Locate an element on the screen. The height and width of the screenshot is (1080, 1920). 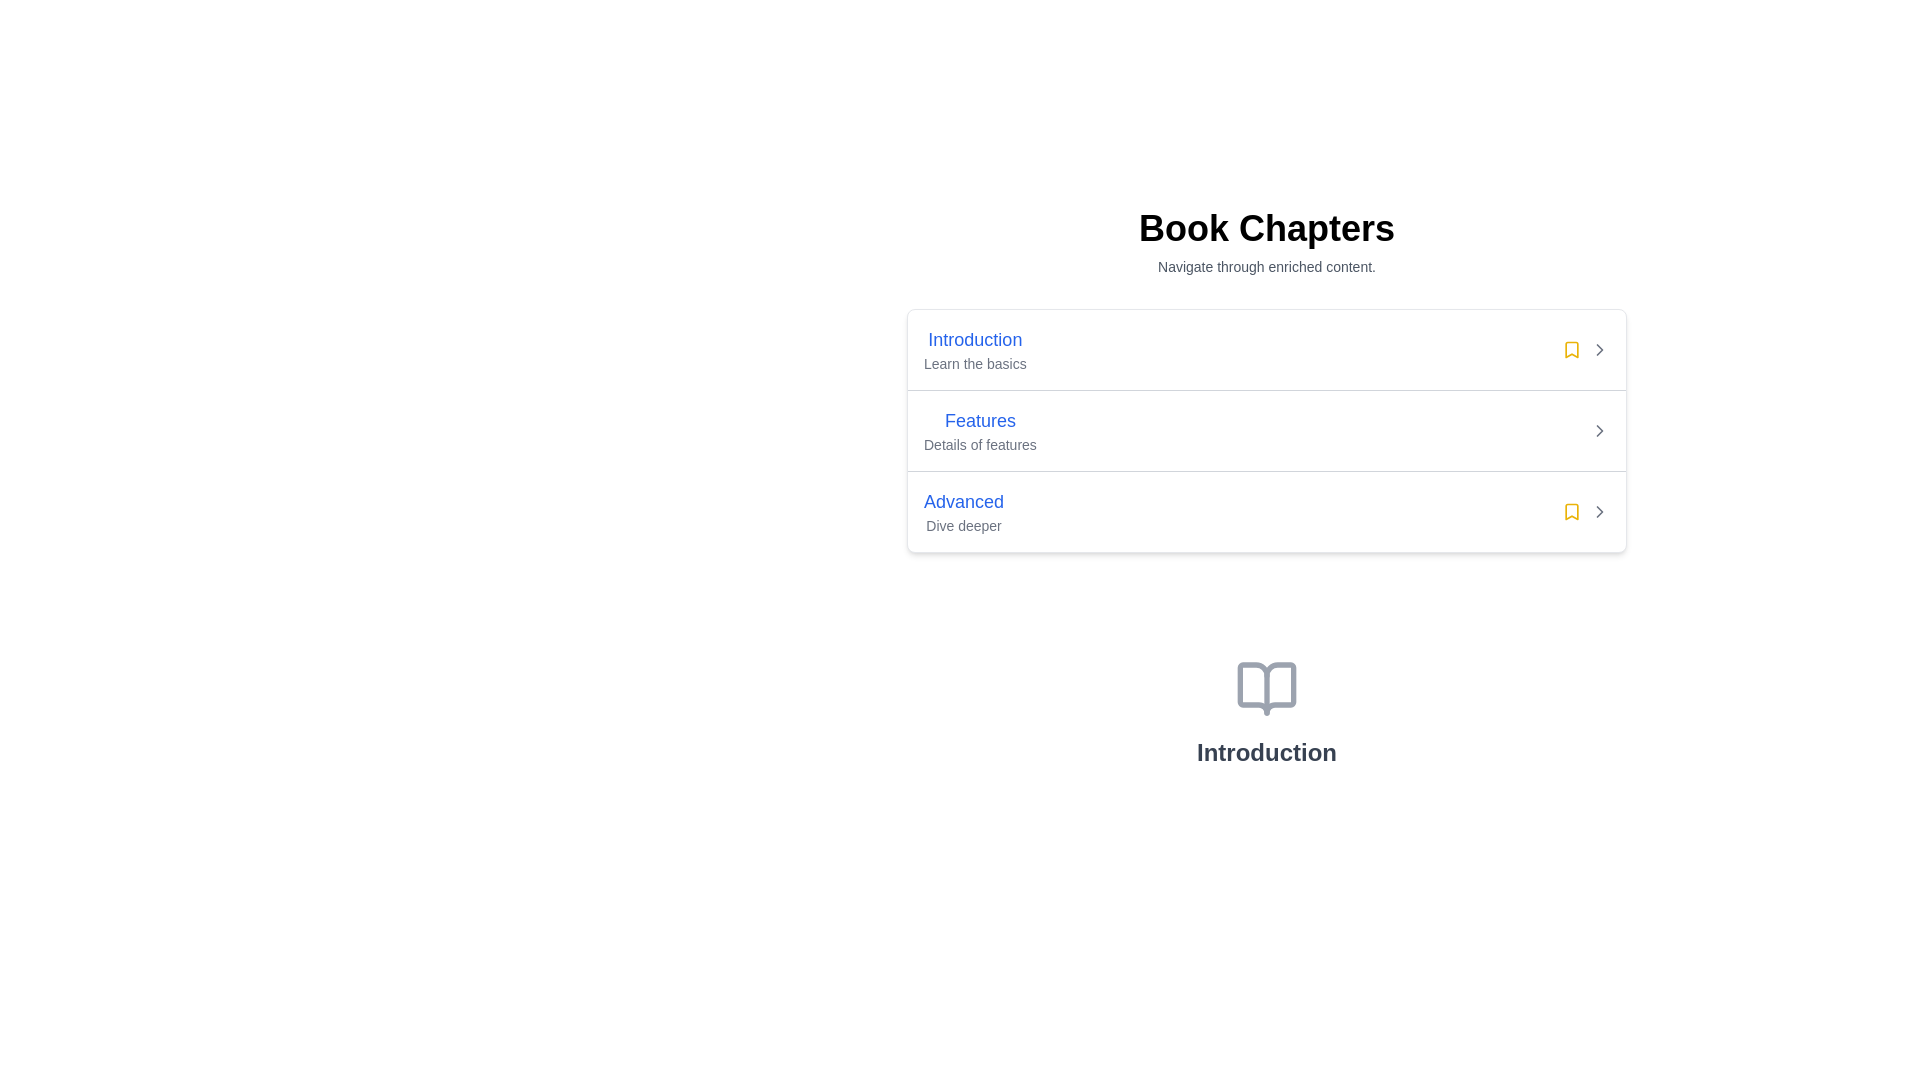
the second hyperlink in the vertical list under the 'Book Chapters' heading is located at coordinates (980, 419).